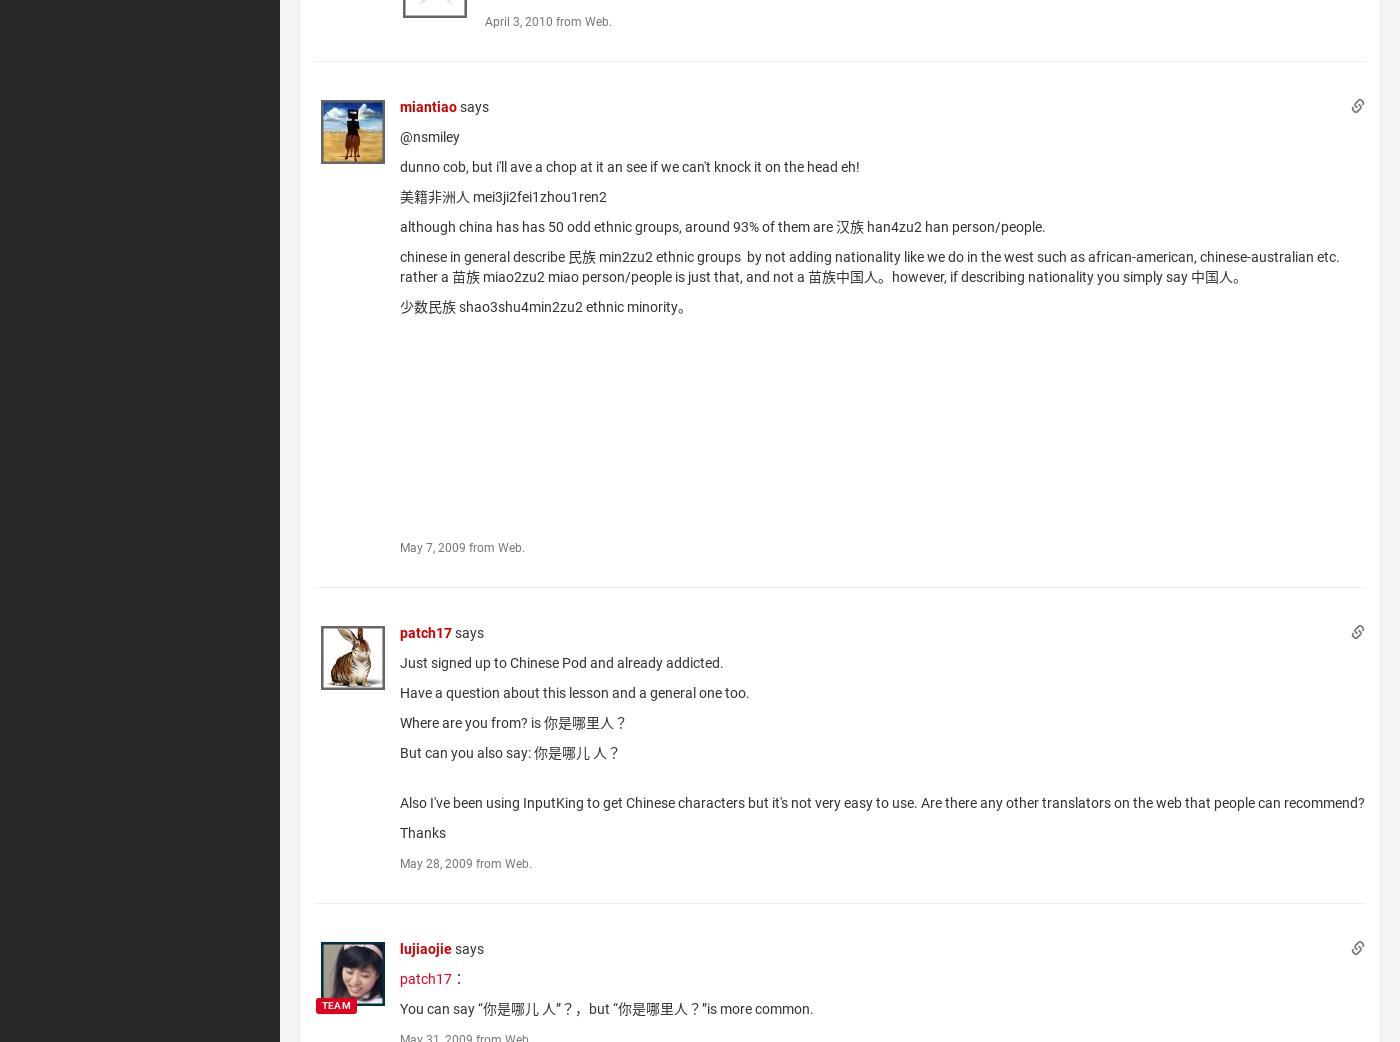 This screenshot has width=1400, height=1042. What do you see at coordinates (687, 1008) in the screenshot?
I see `'？”is more common.'` at bounding box center [687, 1008].